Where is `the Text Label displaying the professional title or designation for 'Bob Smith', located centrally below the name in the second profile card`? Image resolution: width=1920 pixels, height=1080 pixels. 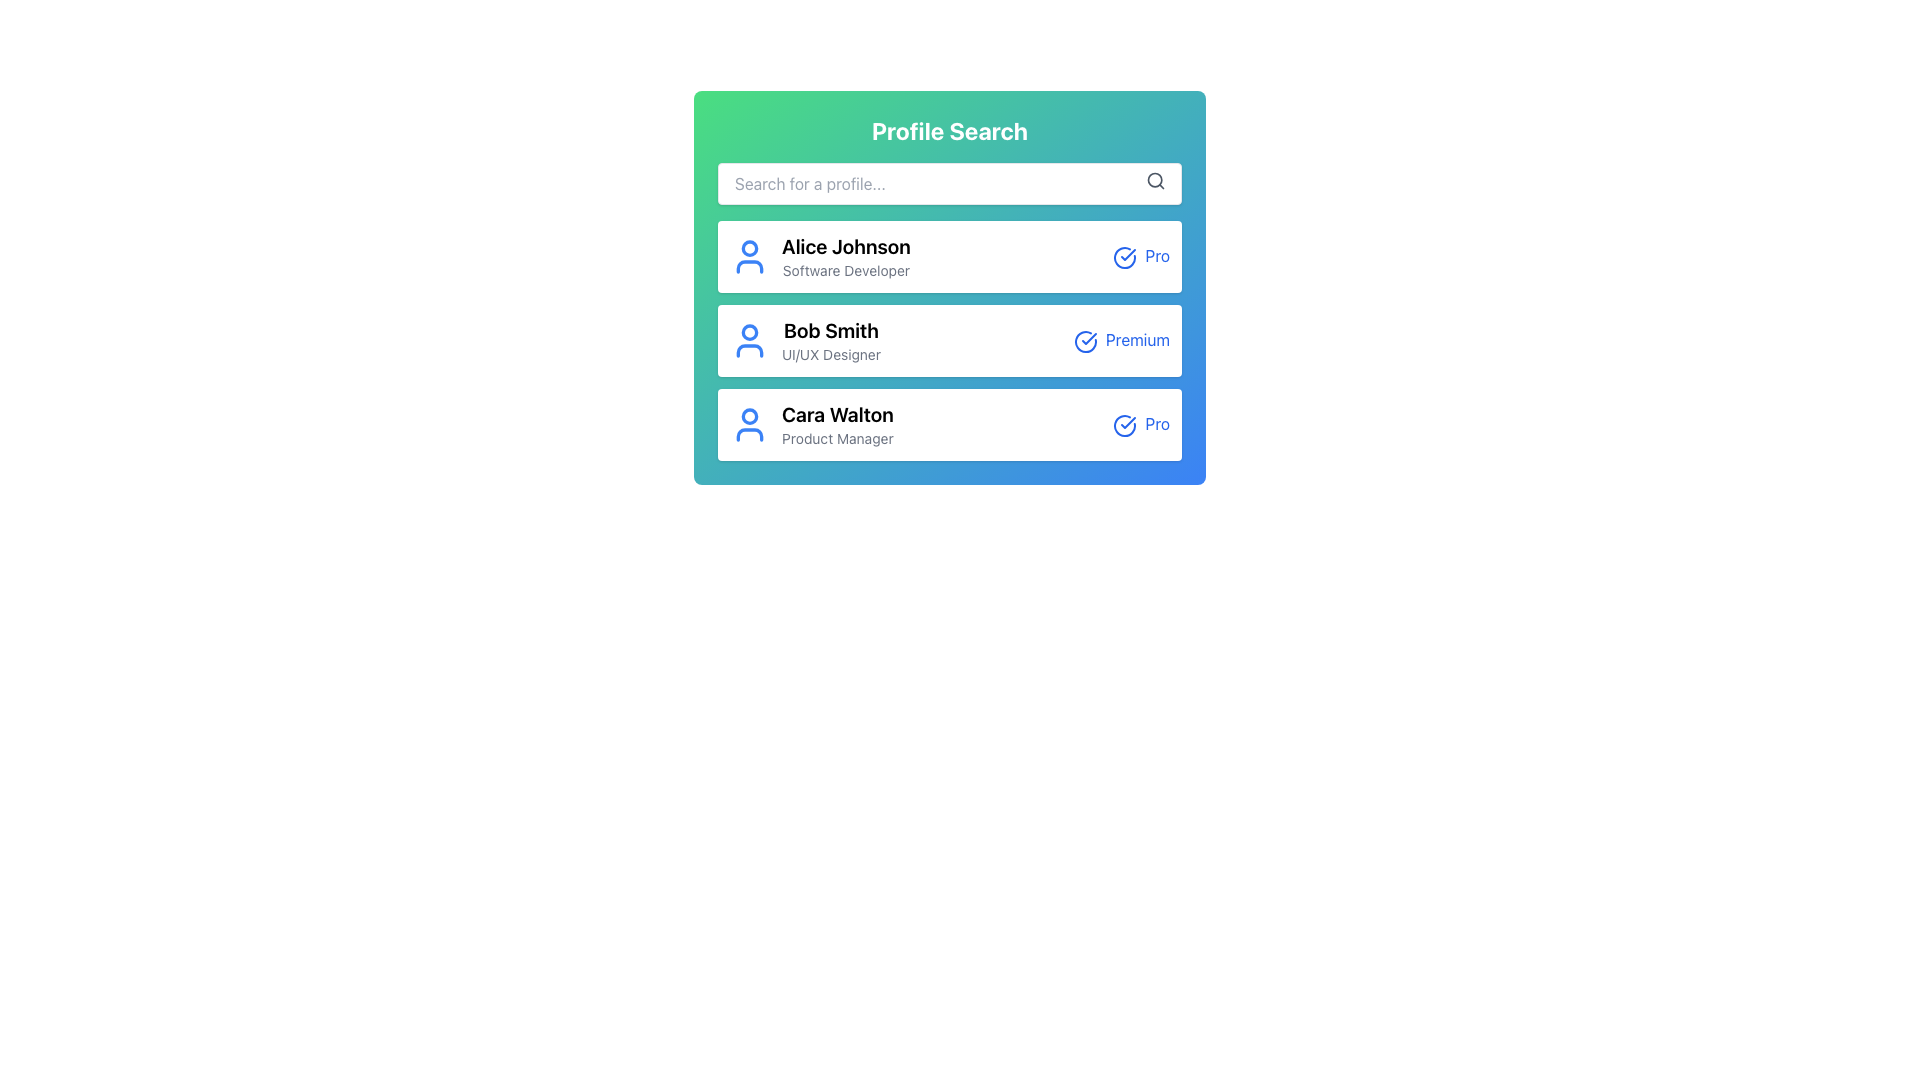
the Text Label displaying the professional title or designation for 'Bob Smith', located centrally below the name in the second profile card is located at coordinates (831, 353).